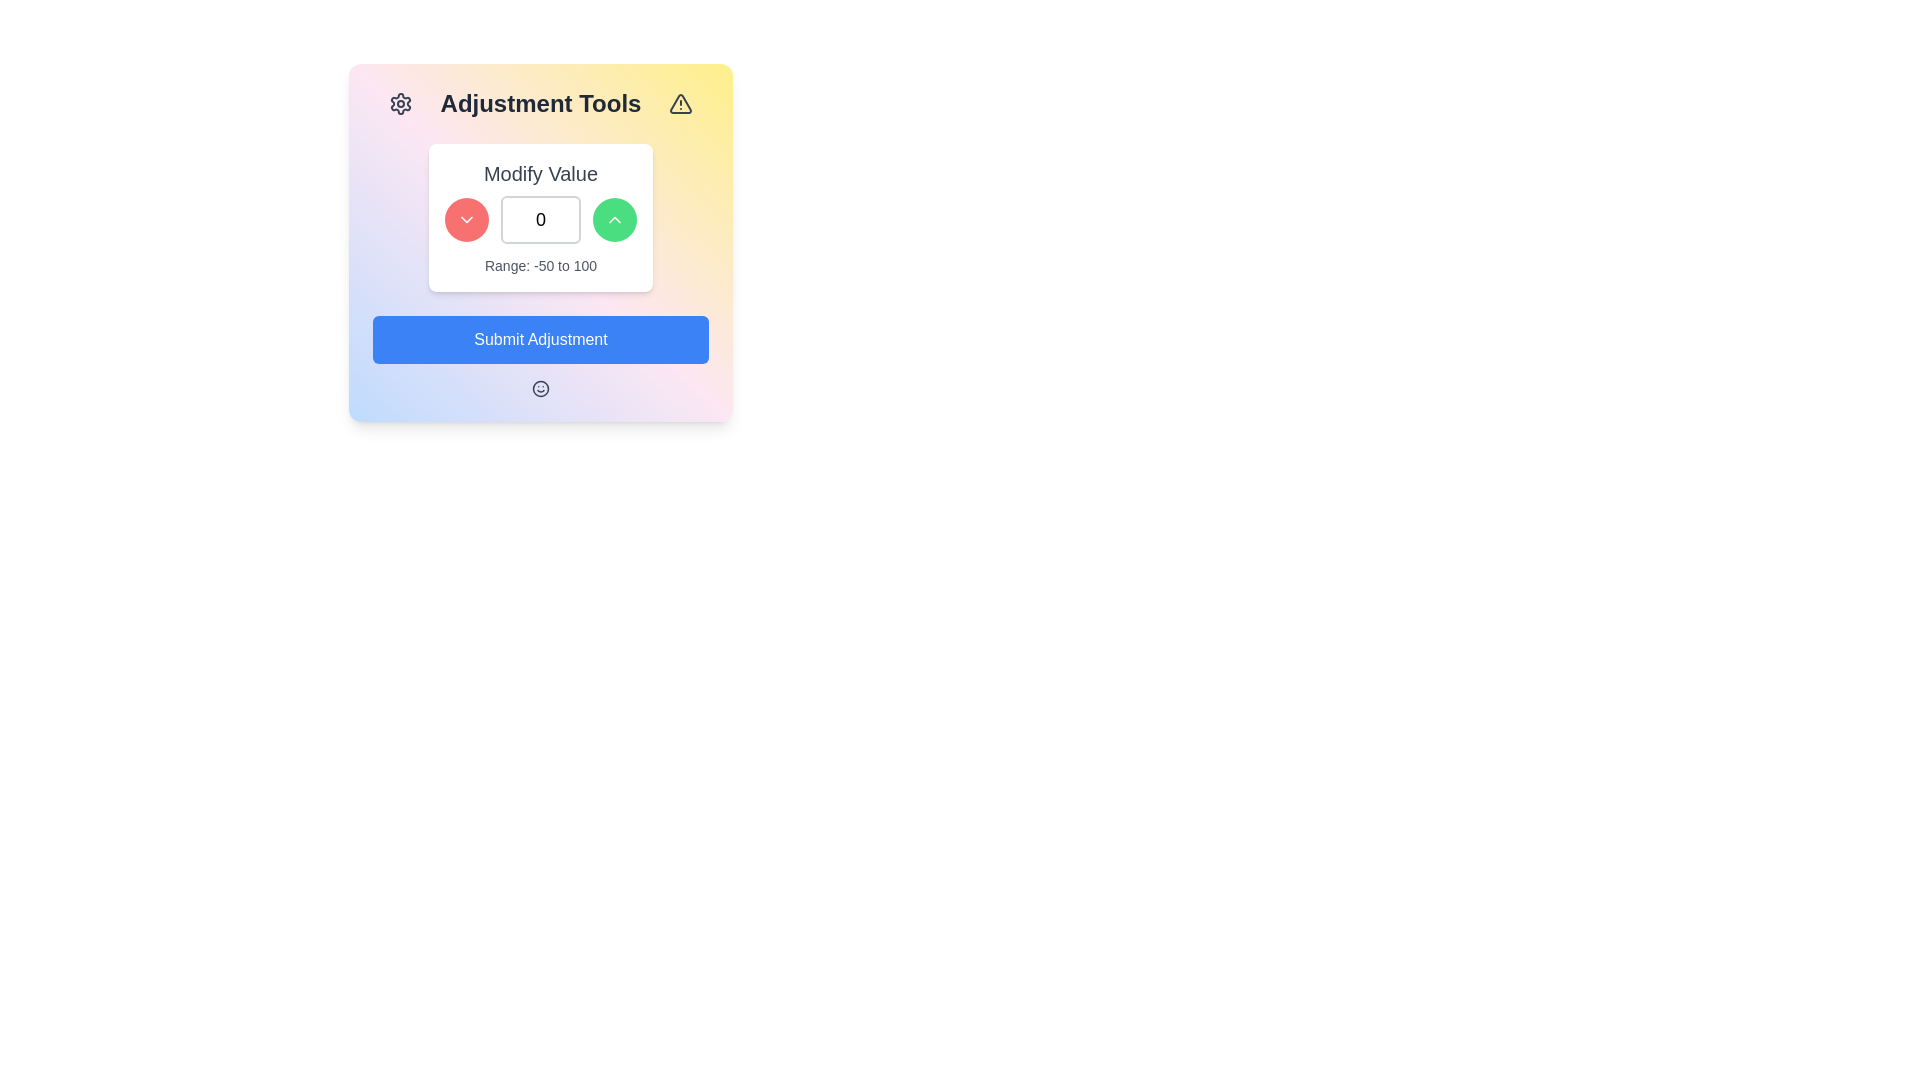 The image size is (1920, 1080). What do you see at coordinates (400, 104) in the screenshot?
I see `the gear icon representing settings in the top header bar titled 'Adjustment Tools'` at bounding box center [400, 104].